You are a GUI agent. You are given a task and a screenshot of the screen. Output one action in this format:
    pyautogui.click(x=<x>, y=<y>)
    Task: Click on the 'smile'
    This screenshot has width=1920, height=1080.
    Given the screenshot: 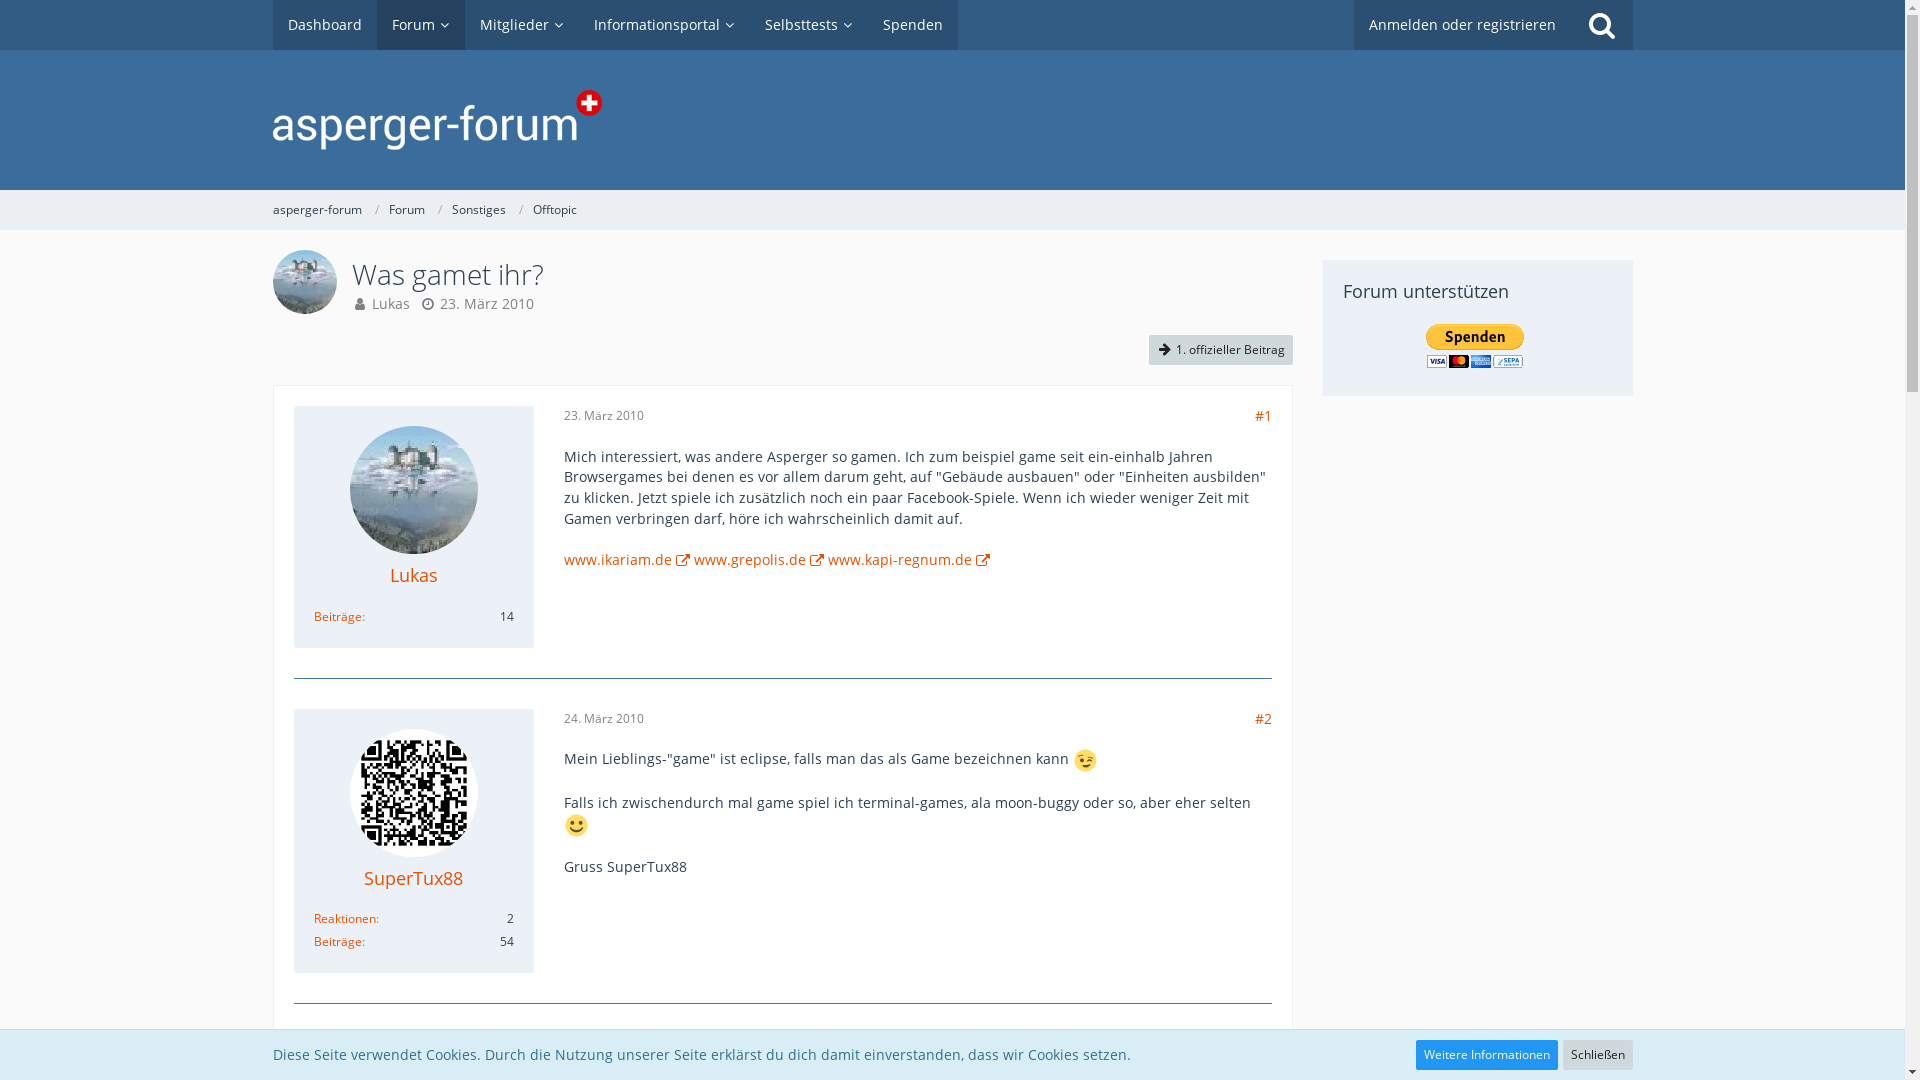 What is the action you would take?
    pyautogui.click(x=574, y=825)
    